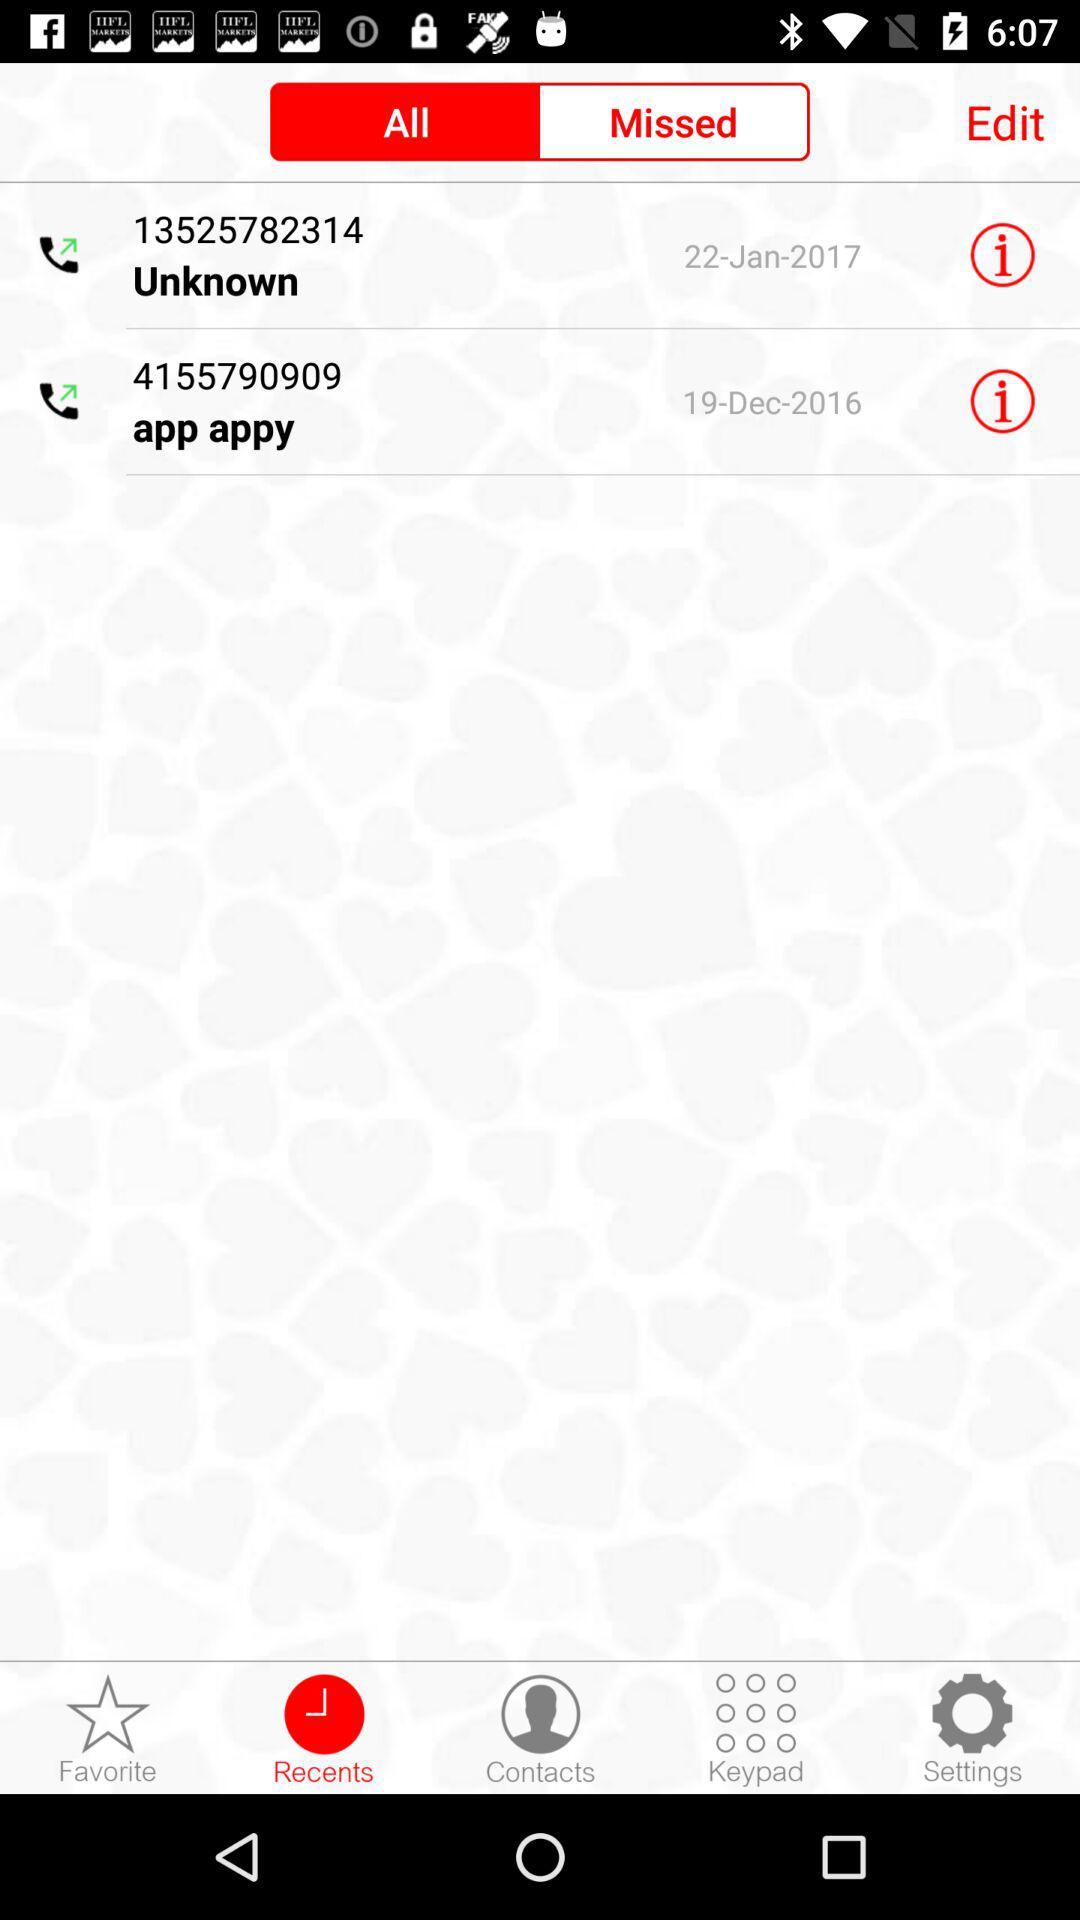  I want to click on recents button at the bottom, so click(323, 1728).